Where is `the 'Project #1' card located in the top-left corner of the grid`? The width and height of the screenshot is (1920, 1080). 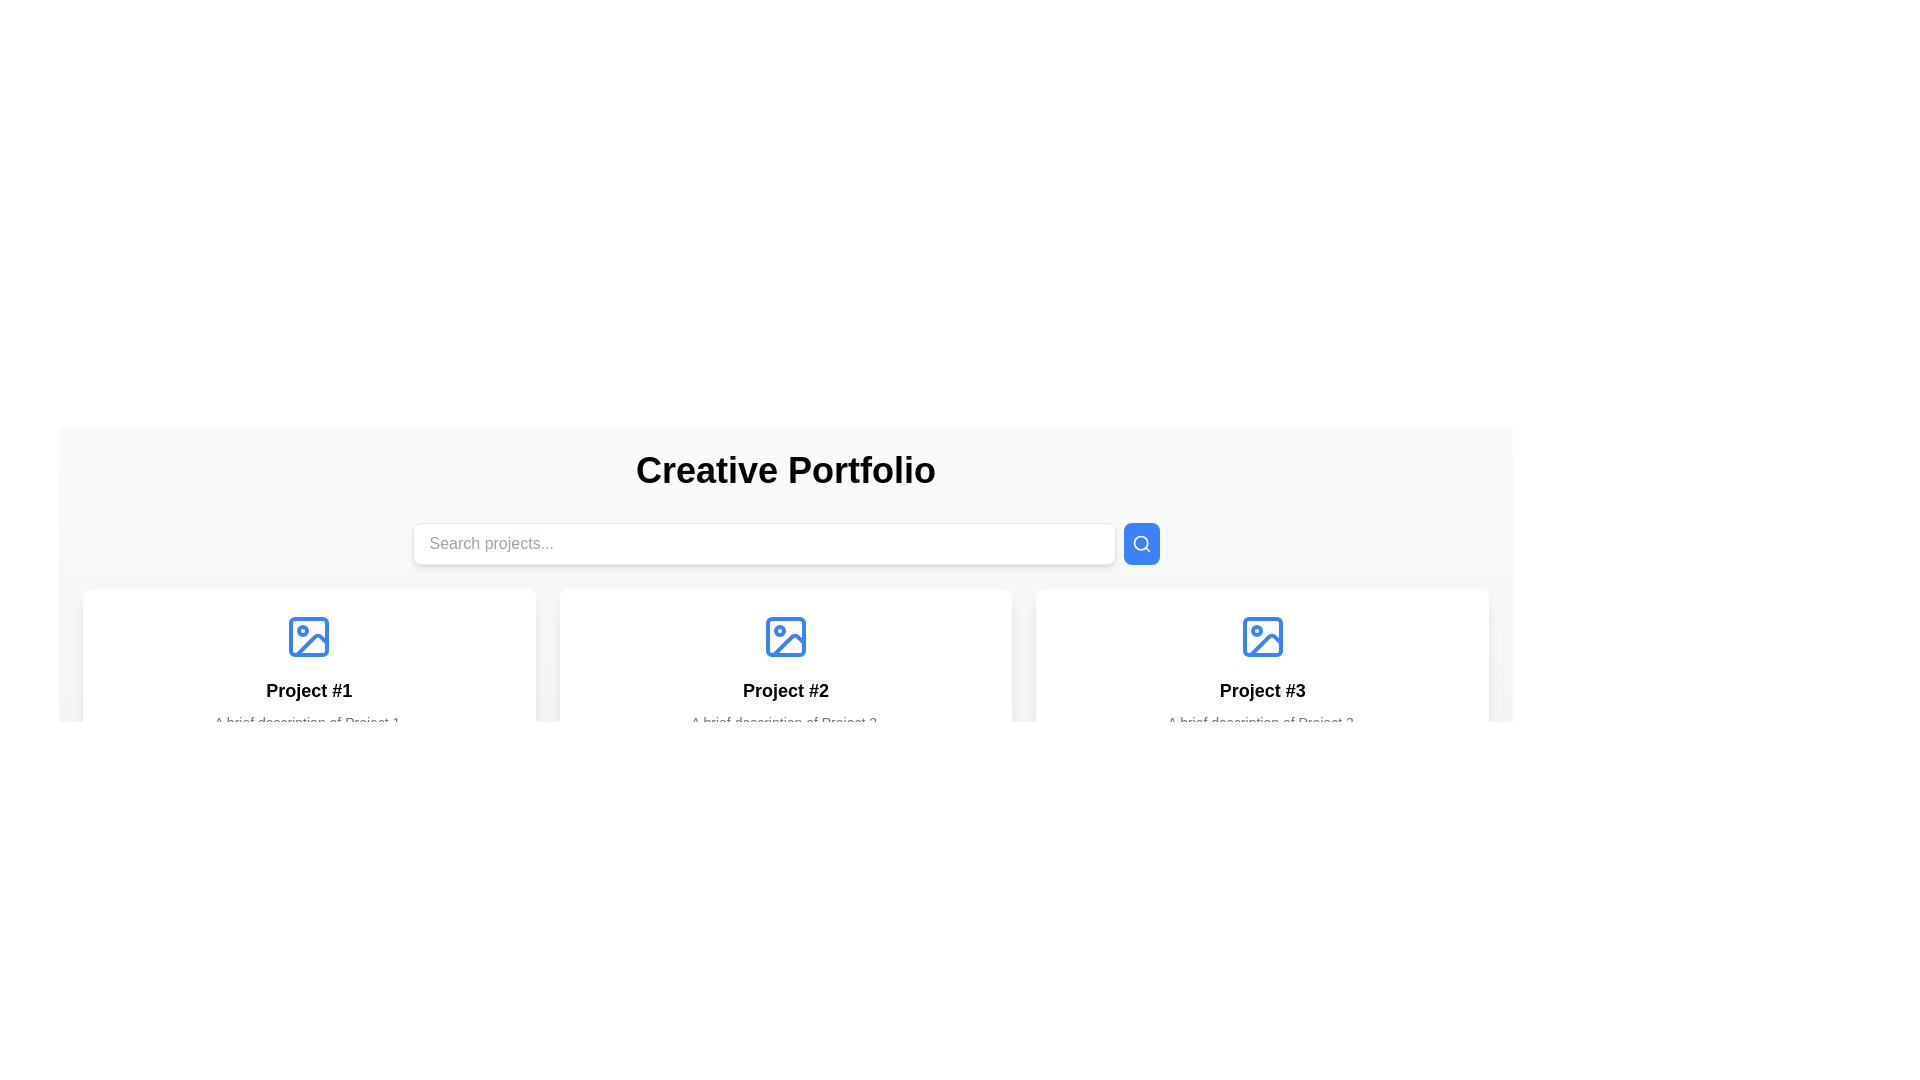
the 'Project #1' card located in the top-left corner of the grid is located at coordinates (308, 697).